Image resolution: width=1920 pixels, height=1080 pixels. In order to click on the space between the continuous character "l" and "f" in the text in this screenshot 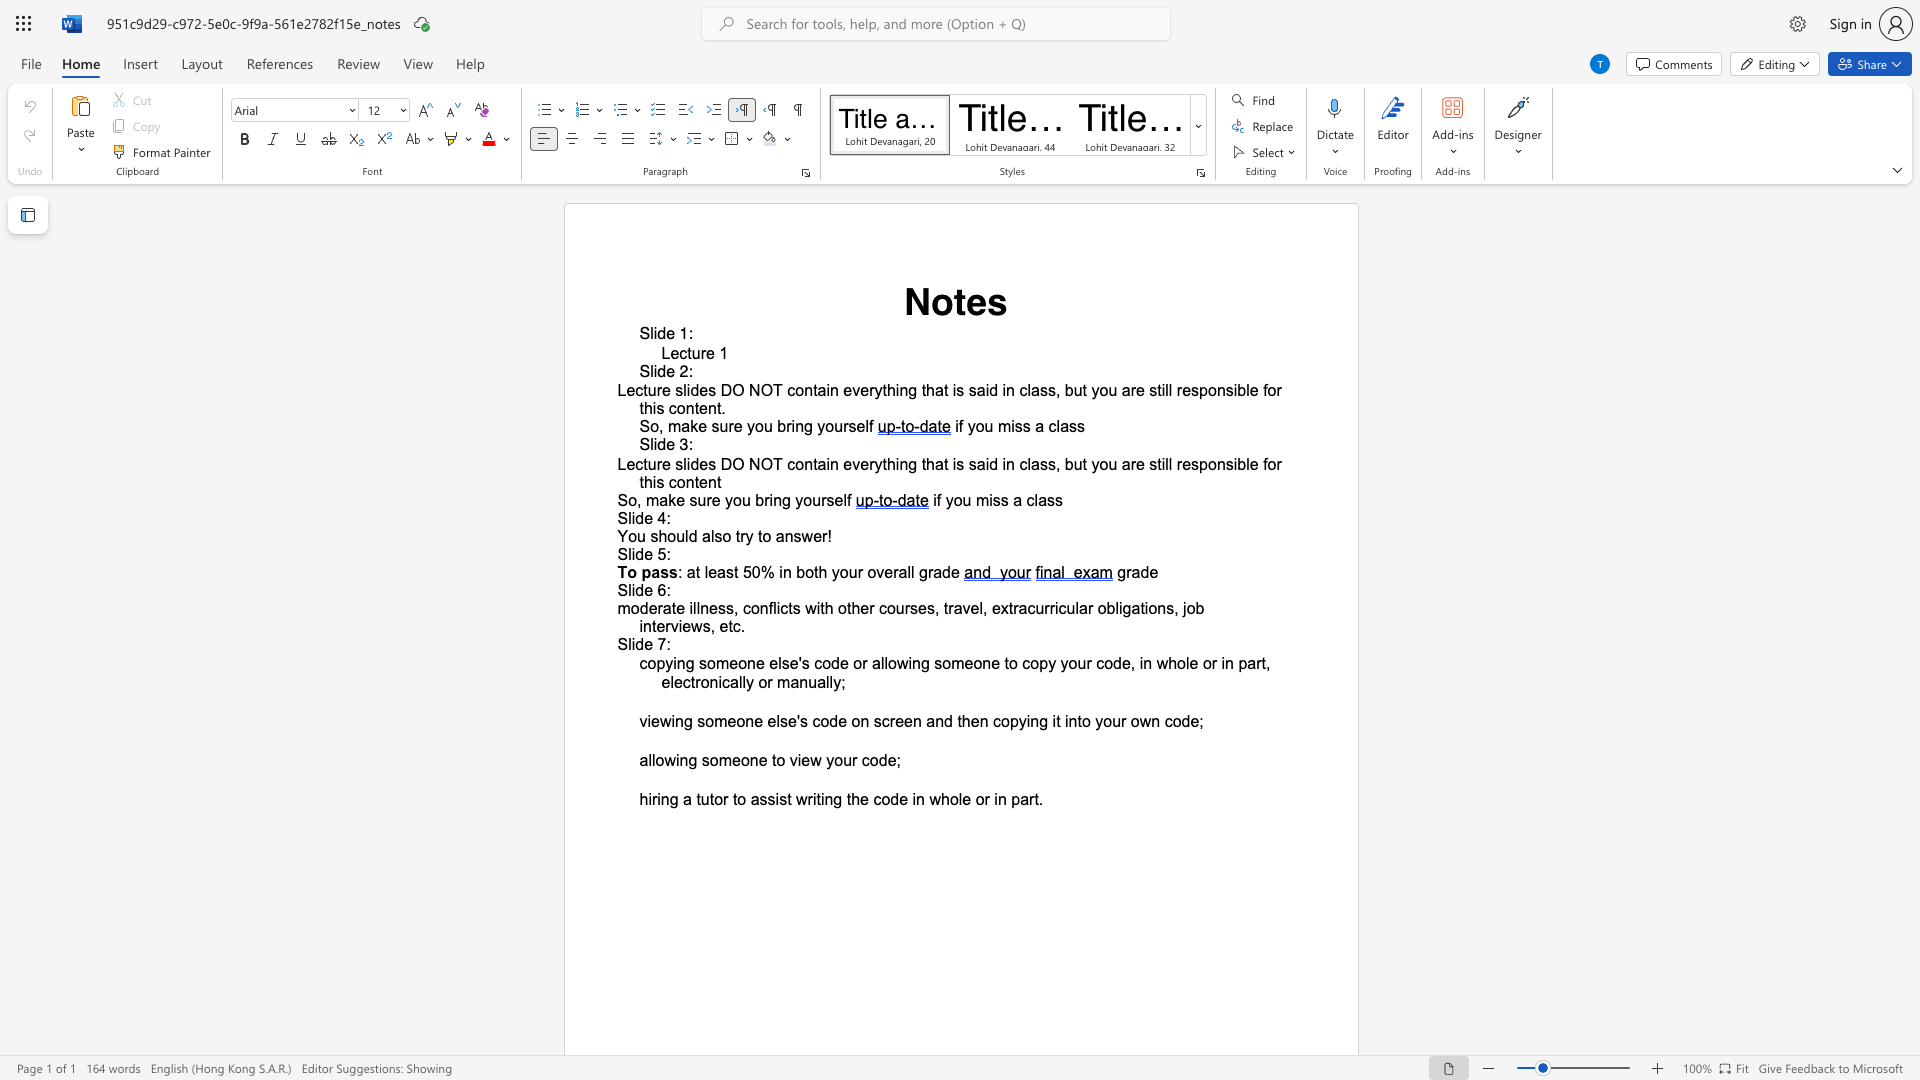, I will do `click(847, 499)`.